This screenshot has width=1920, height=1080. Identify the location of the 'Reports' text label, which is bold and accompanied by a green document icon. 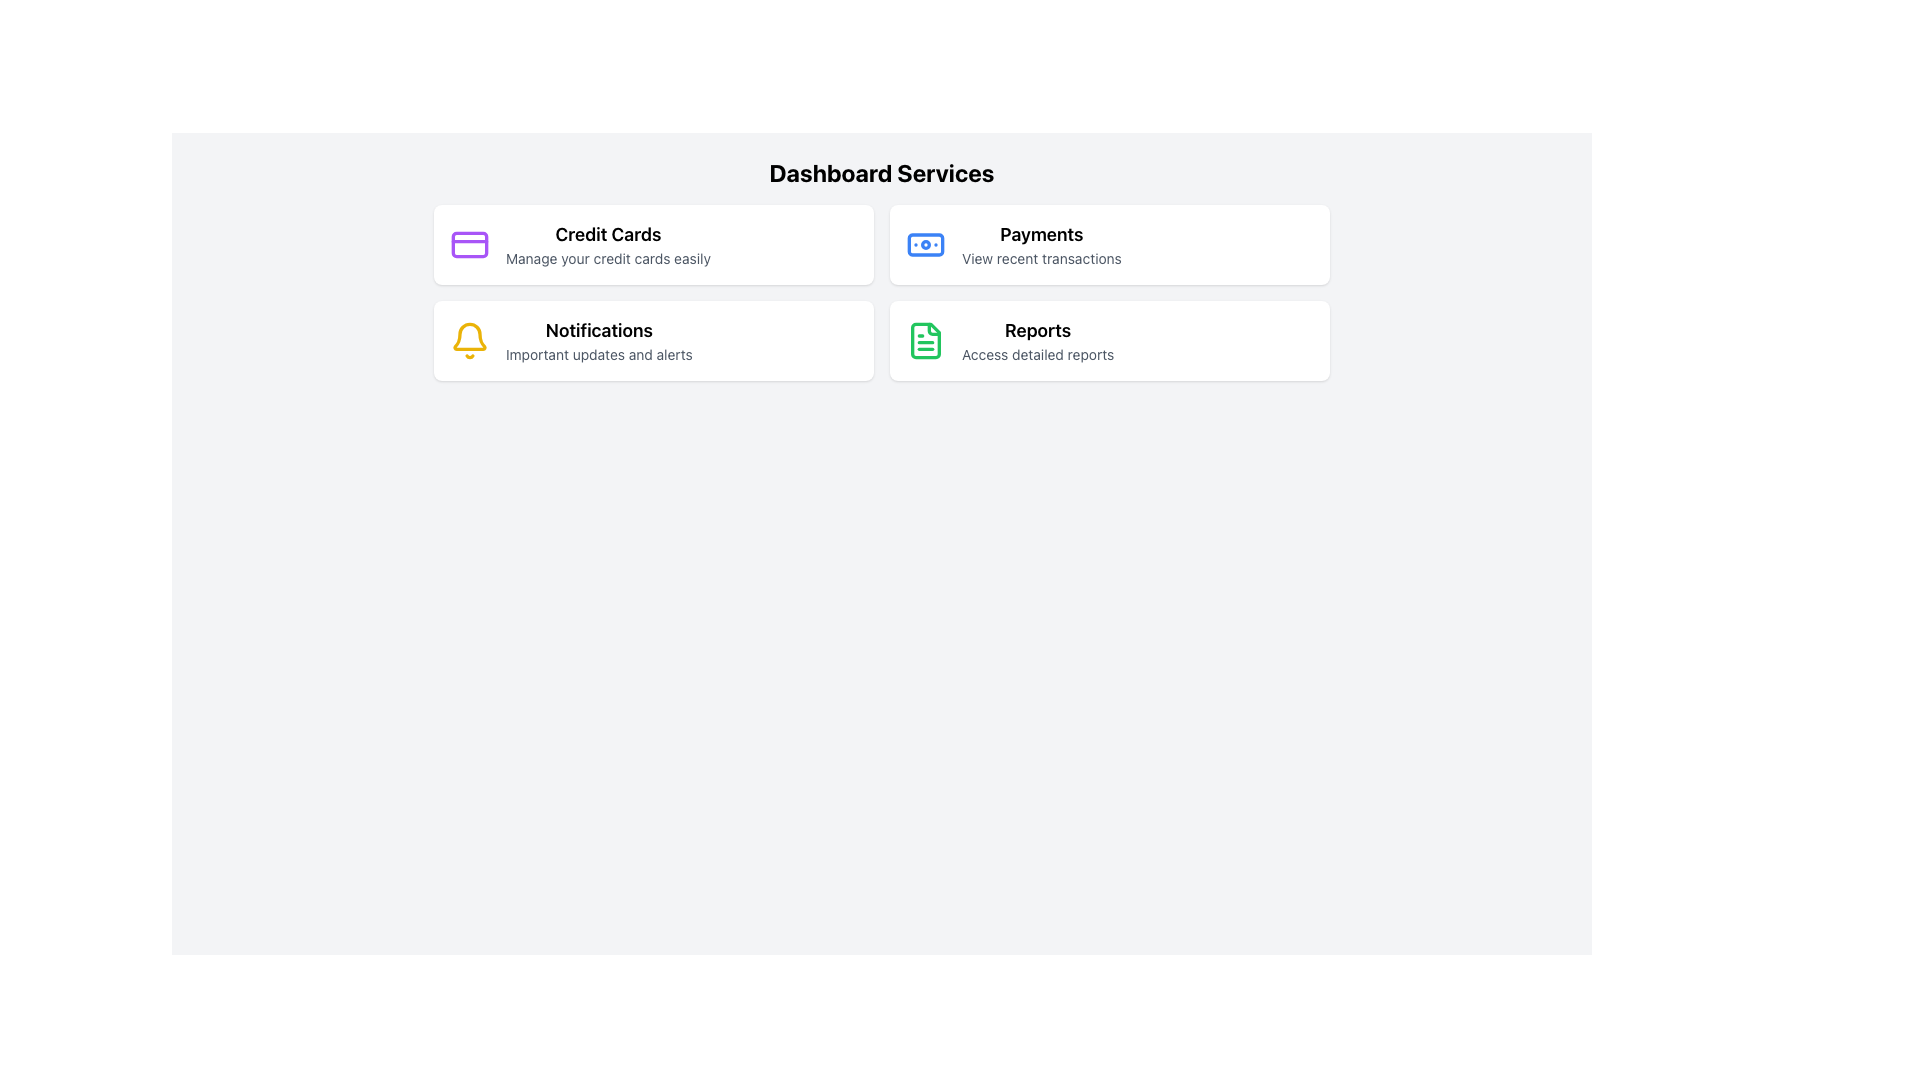
(1037, 339).